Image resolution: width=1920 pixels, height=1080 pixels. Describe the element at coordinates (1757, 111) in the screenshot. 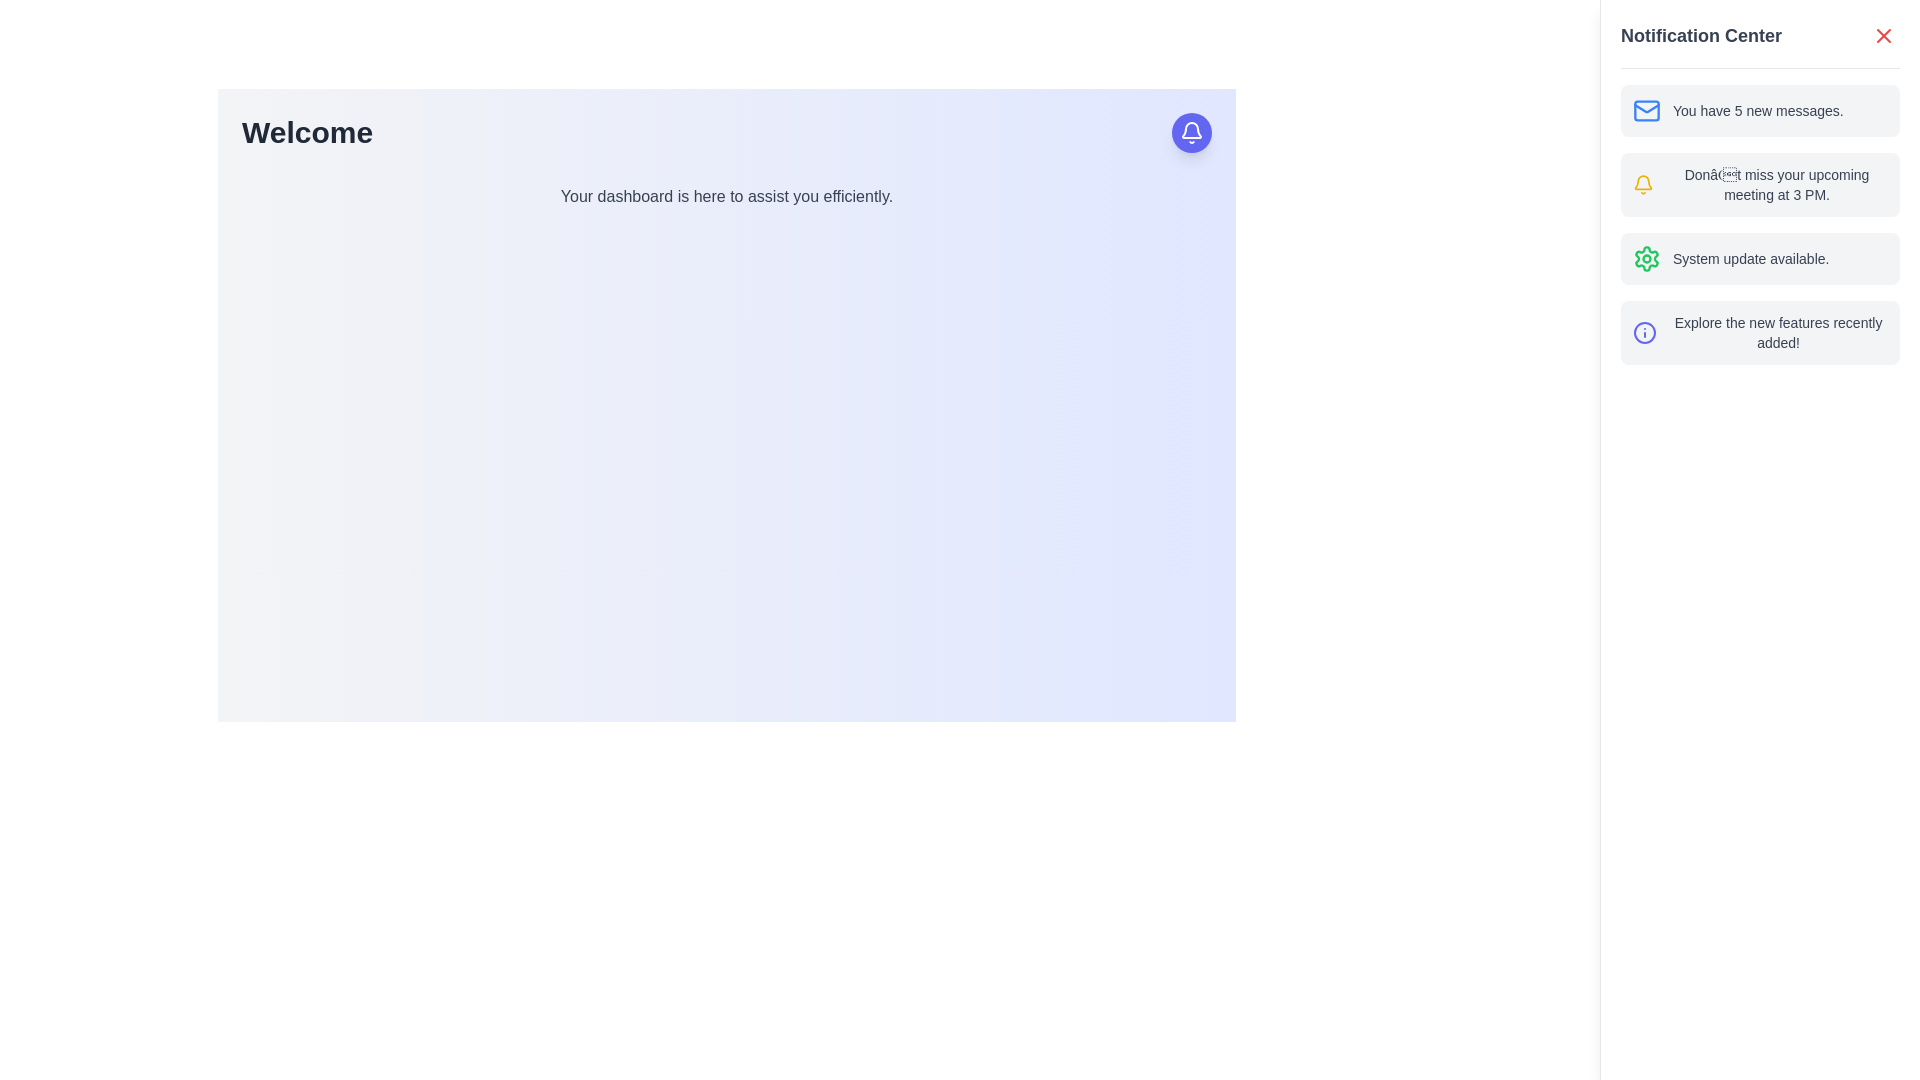

I see `text label displaying 'You have 5 new messages.' located in the first notification item group in the 'Notification Center' panel` at that location.